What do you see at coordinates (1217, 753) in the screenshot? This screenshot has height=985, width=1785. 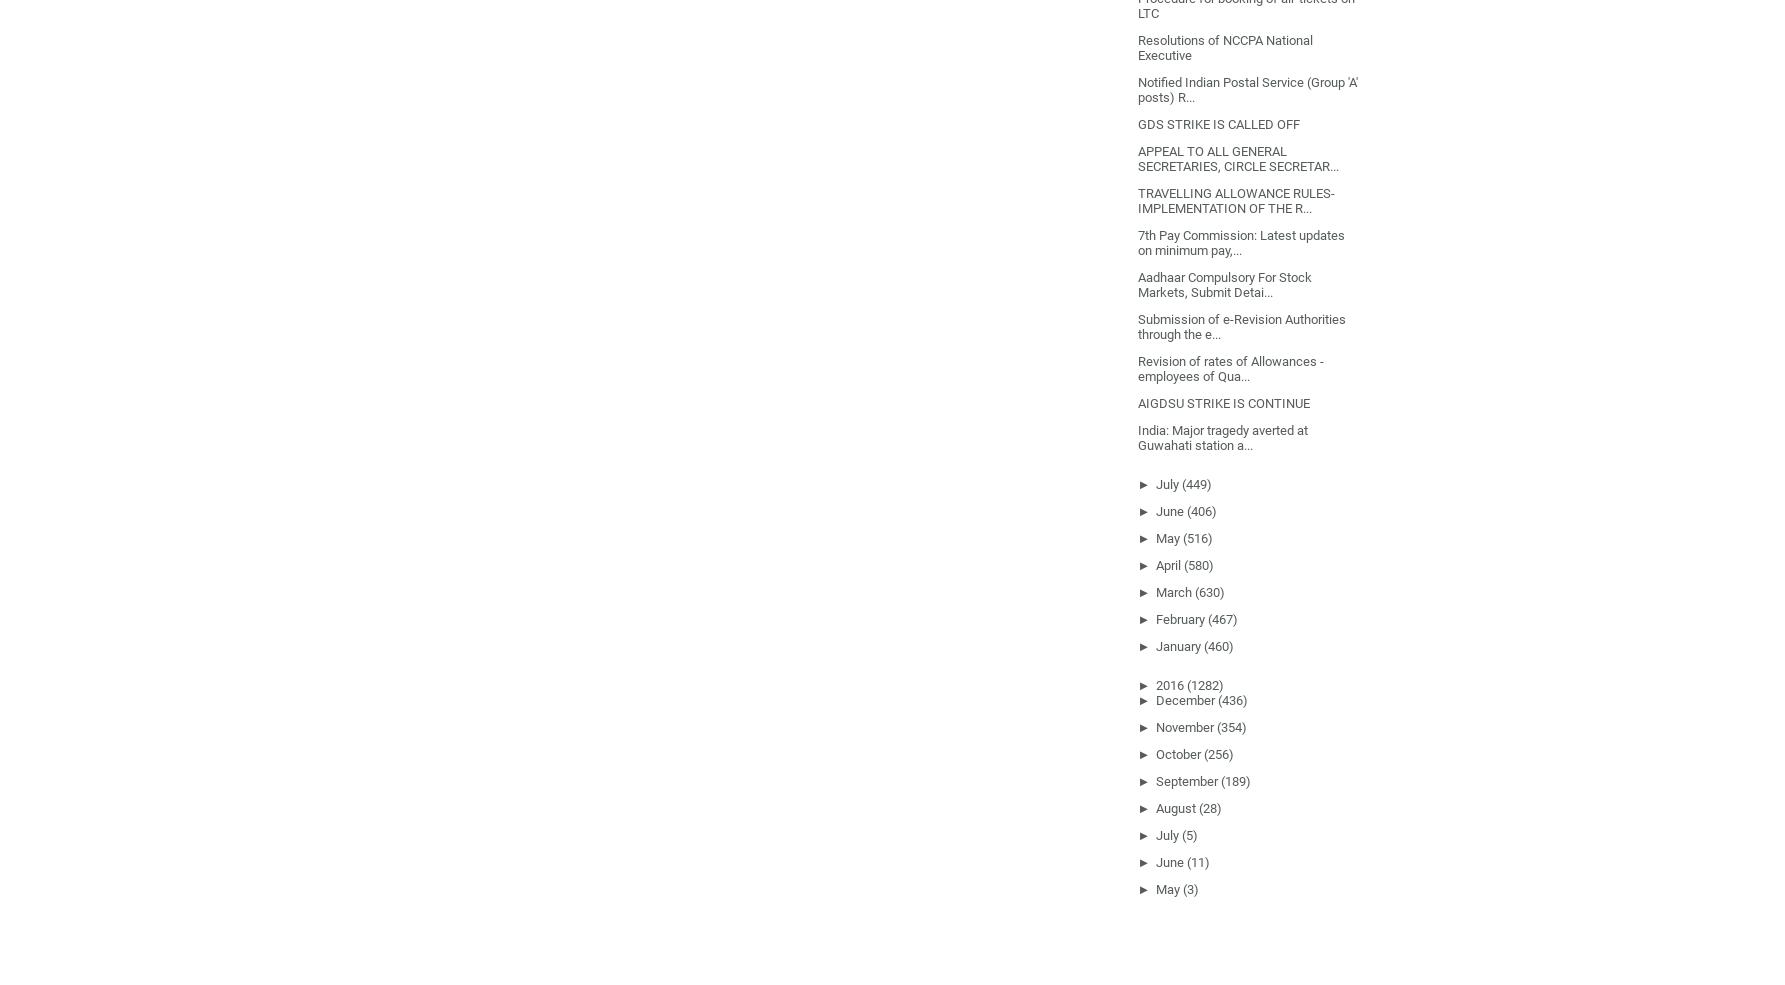 I see `'(256)'` at bounding box center [1217, 753].